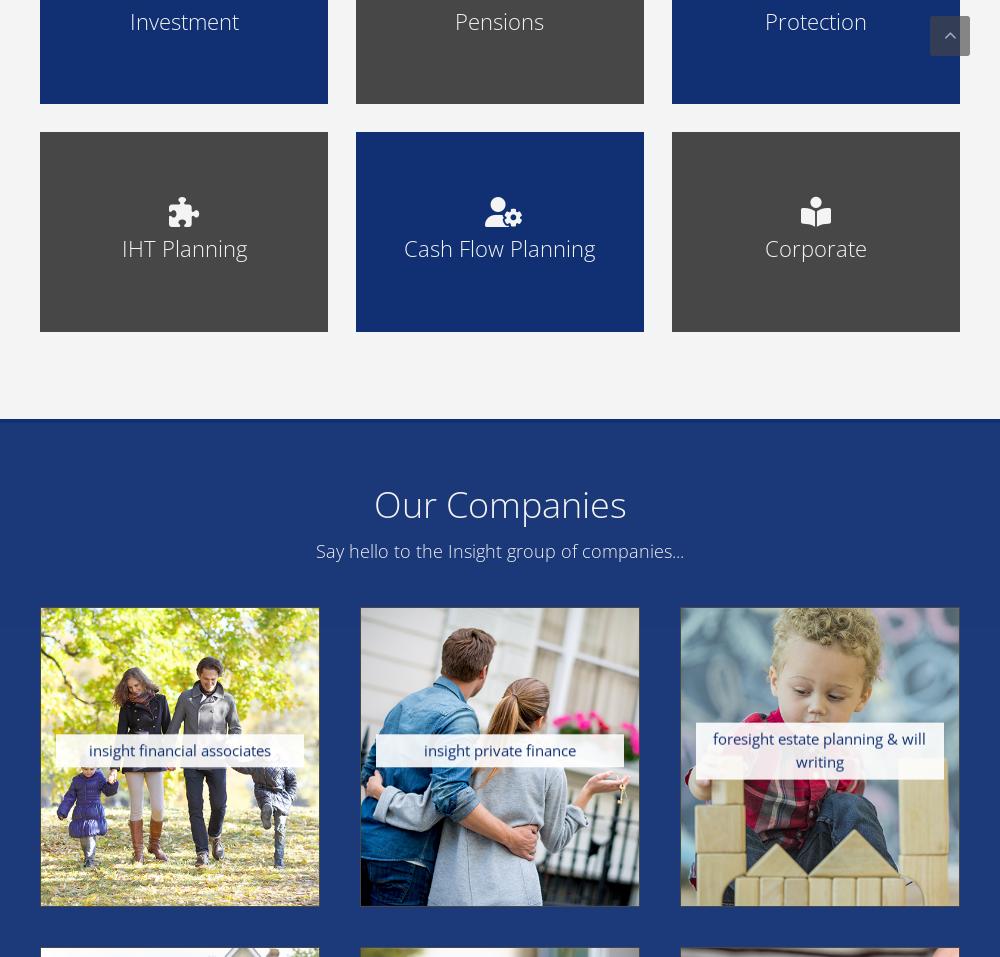 Image resolution: width=1000 pixels, height=957 pixels. Describe the element at coordinates (500, 549) in the screenshot. I see `'Say hello to the Insight group of companies...'` at that location.